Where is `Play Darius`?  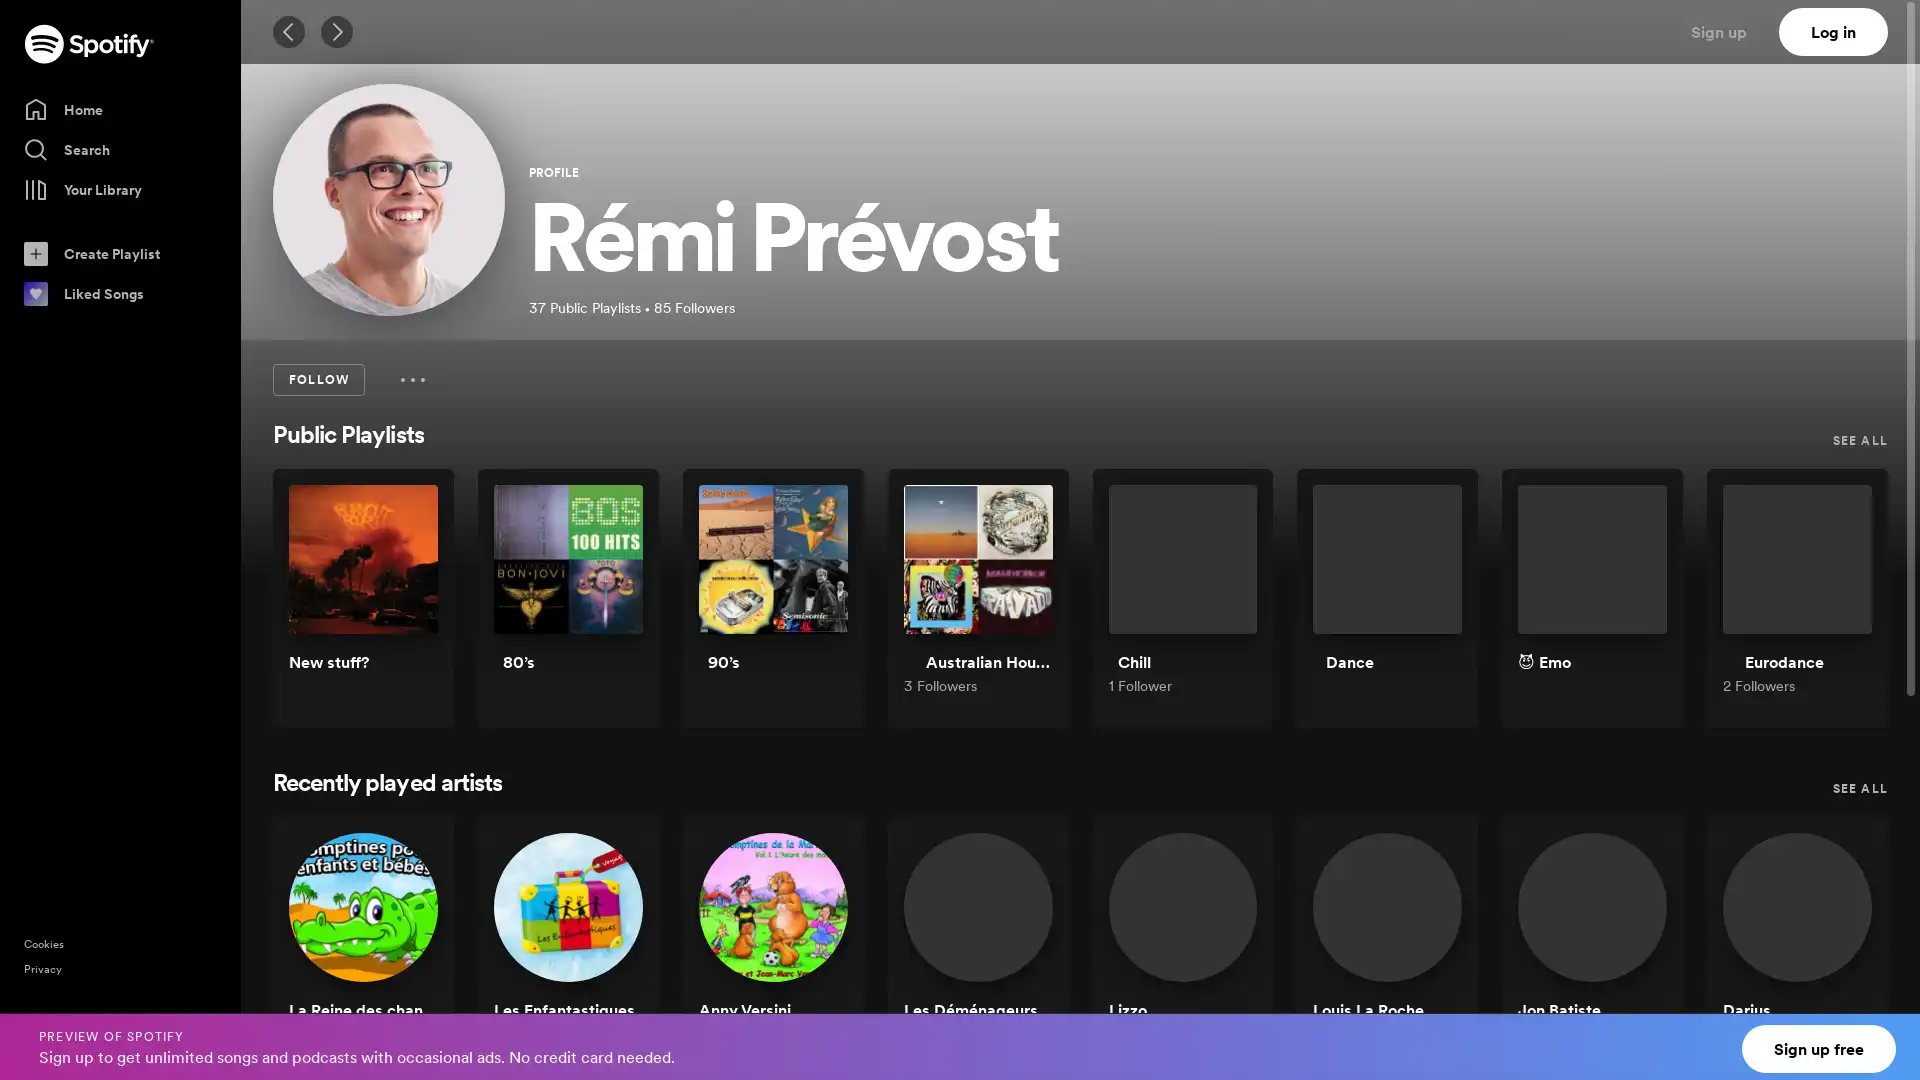 Play Darius is located at coordinates (1839, 955).